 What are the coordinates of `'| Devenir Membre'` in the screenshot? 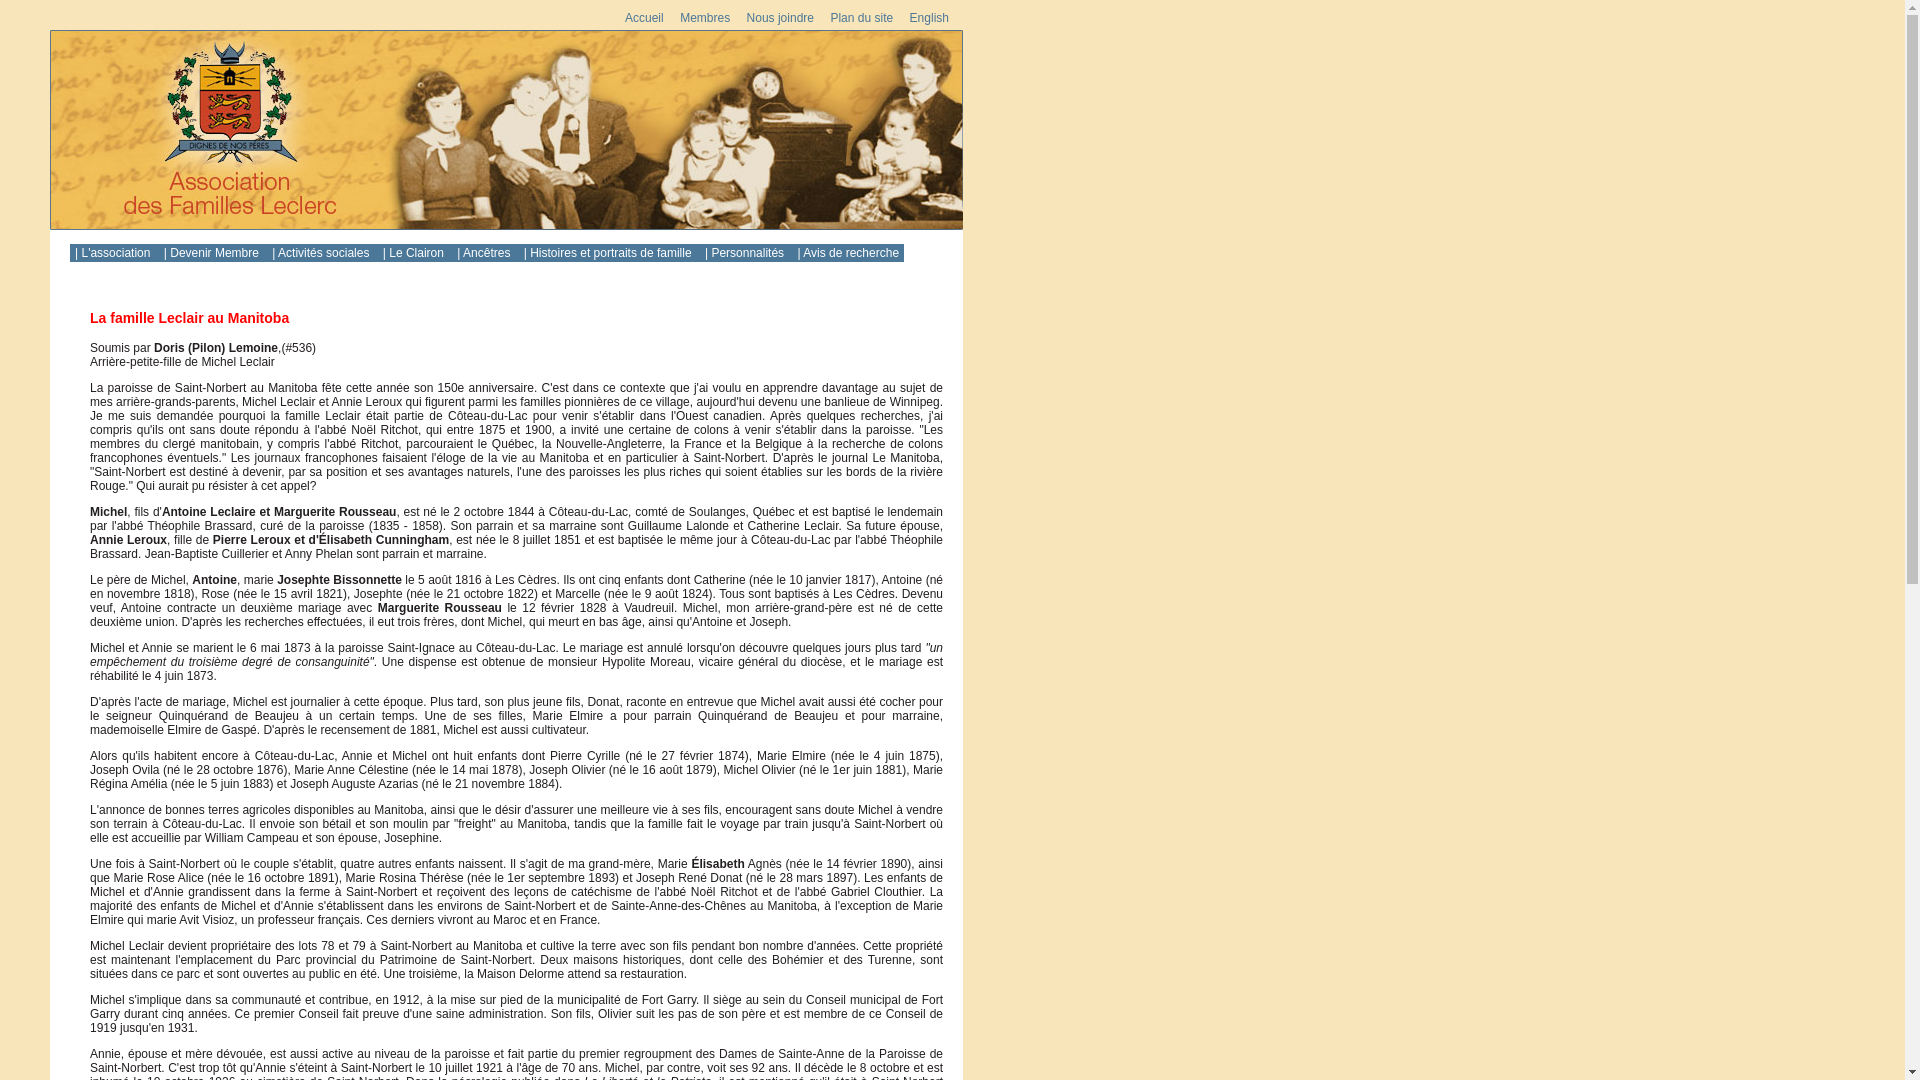 It's located at (212, 252).